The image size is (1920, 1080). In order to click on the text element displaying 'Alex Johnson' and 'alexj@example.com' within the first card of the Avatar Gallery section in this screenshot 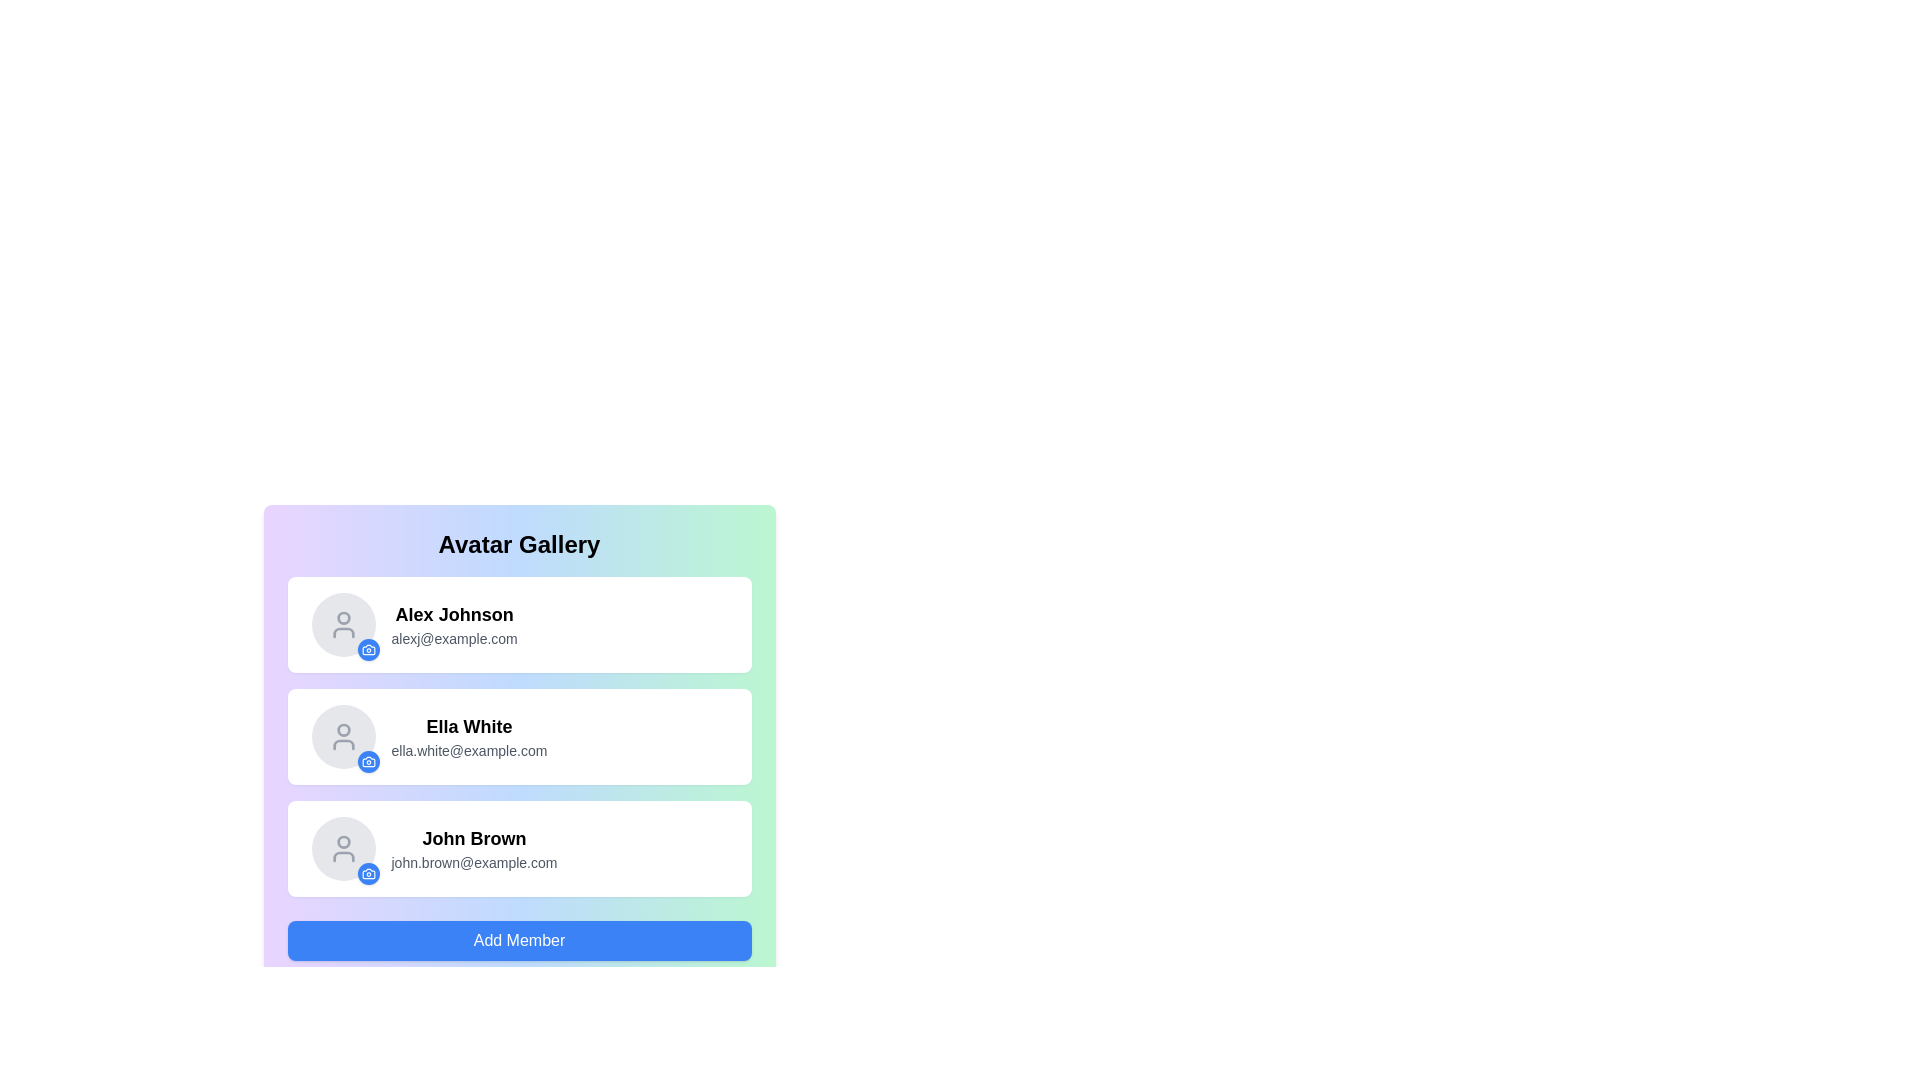, I will do `click(453, 623)`.